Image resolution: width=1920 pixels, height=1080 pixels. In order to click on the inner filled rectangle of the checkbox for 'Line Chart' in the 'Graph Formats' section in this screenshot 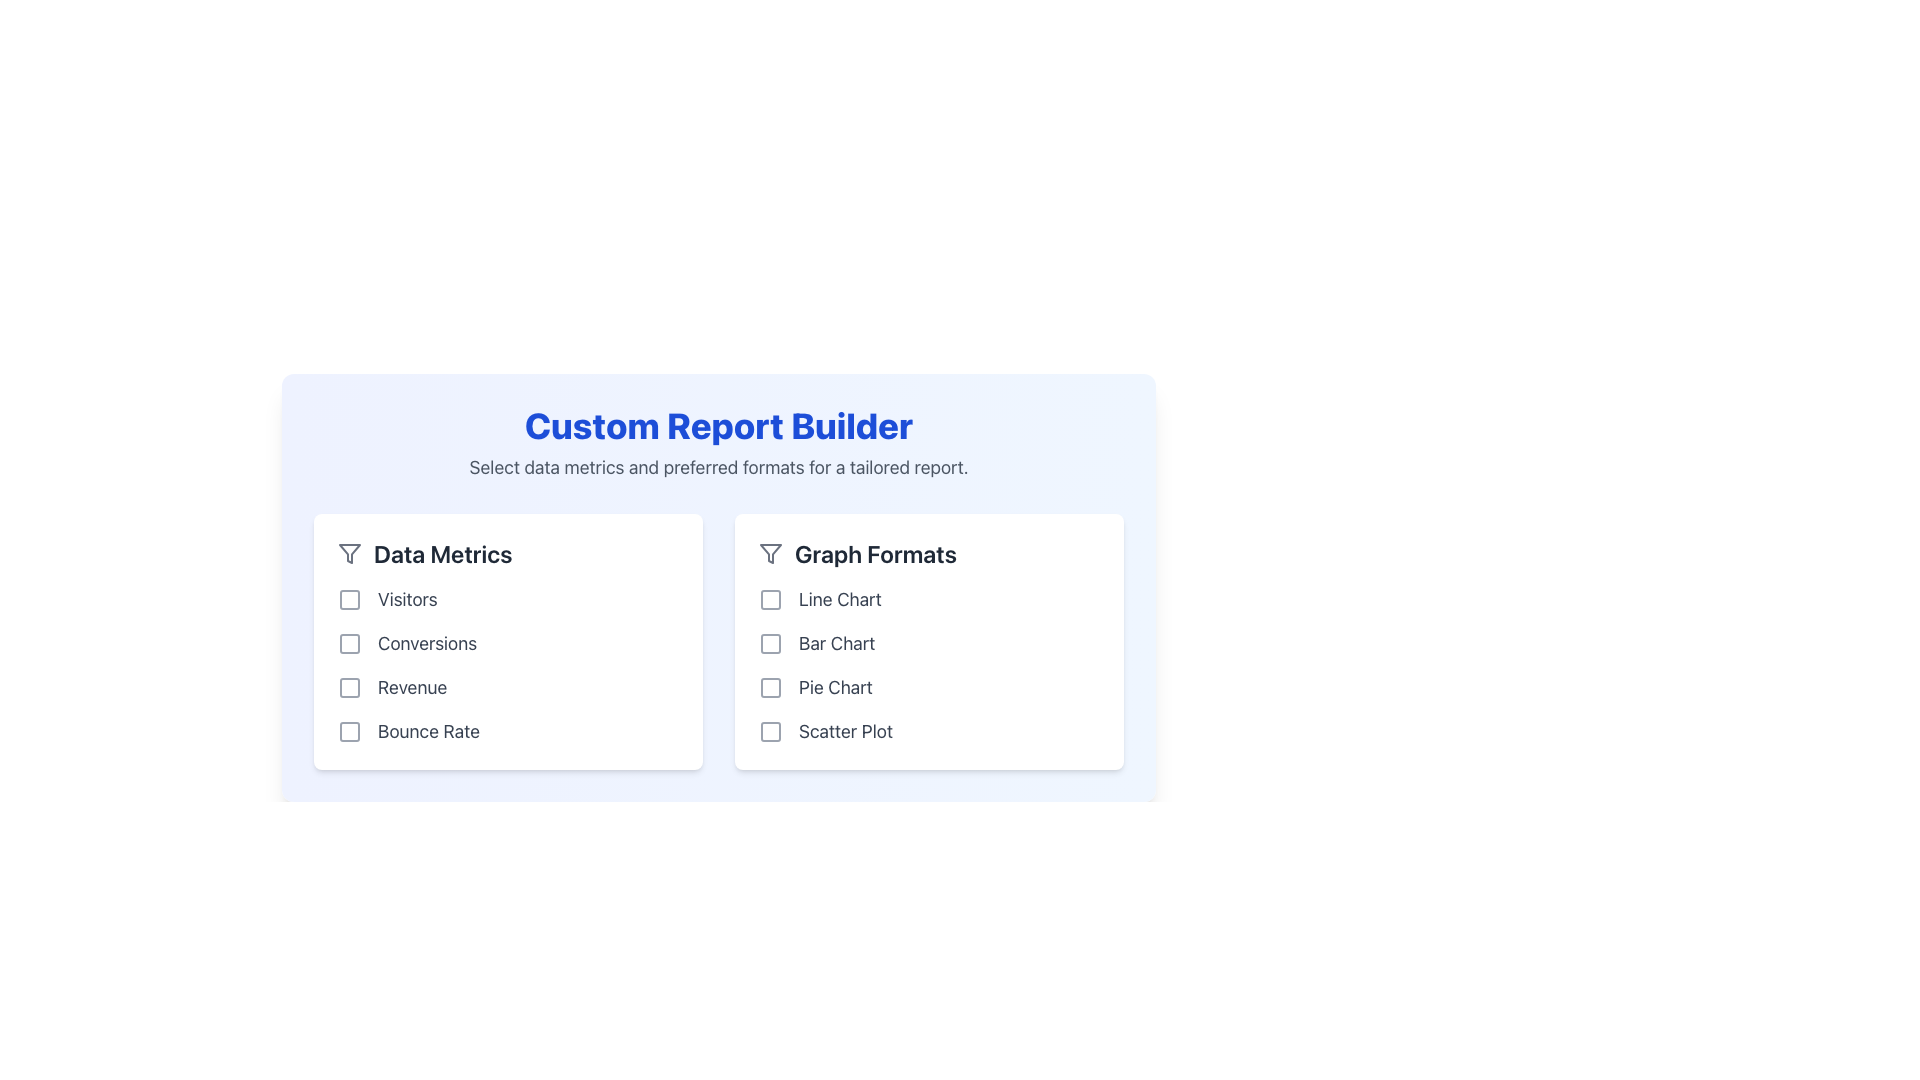, I will do `click(770, 599)`.